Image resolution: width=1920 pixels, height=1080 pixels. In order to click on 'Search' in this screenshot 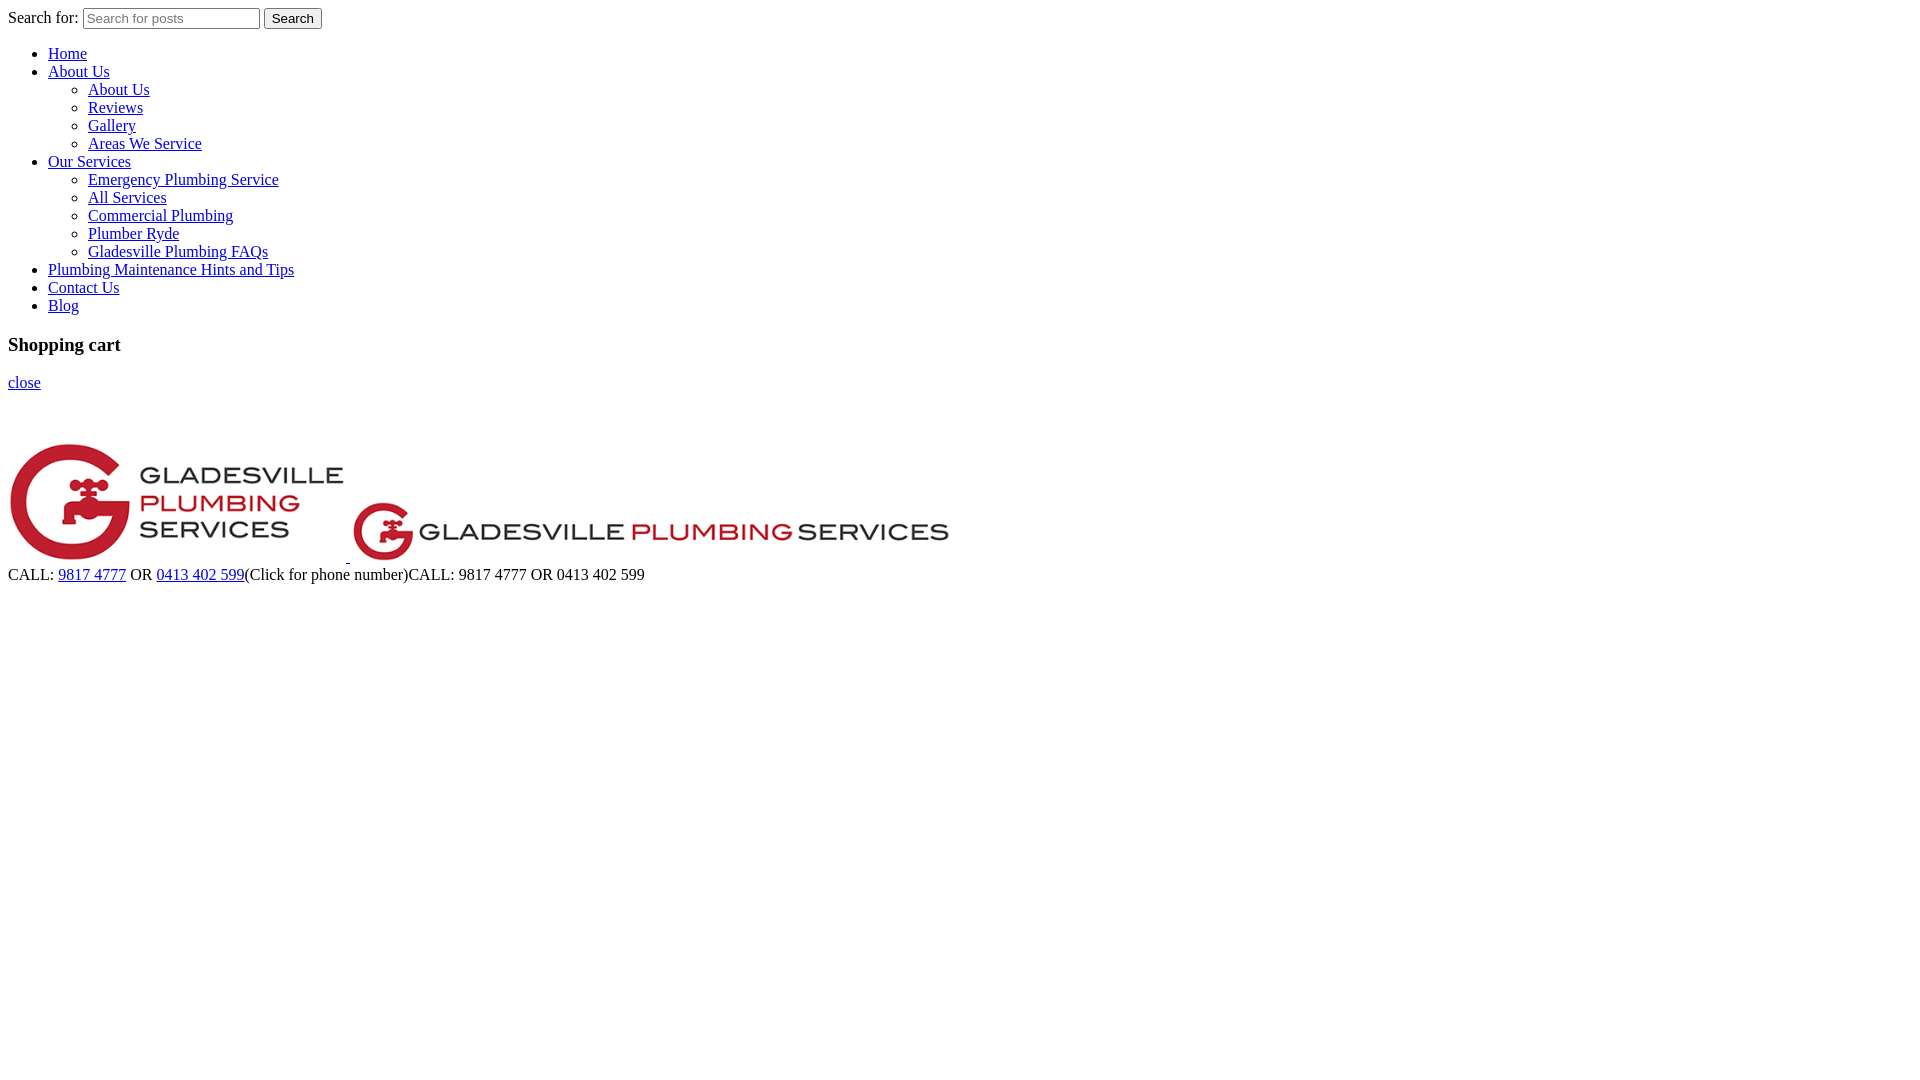, I will do `click(291, 18)`.